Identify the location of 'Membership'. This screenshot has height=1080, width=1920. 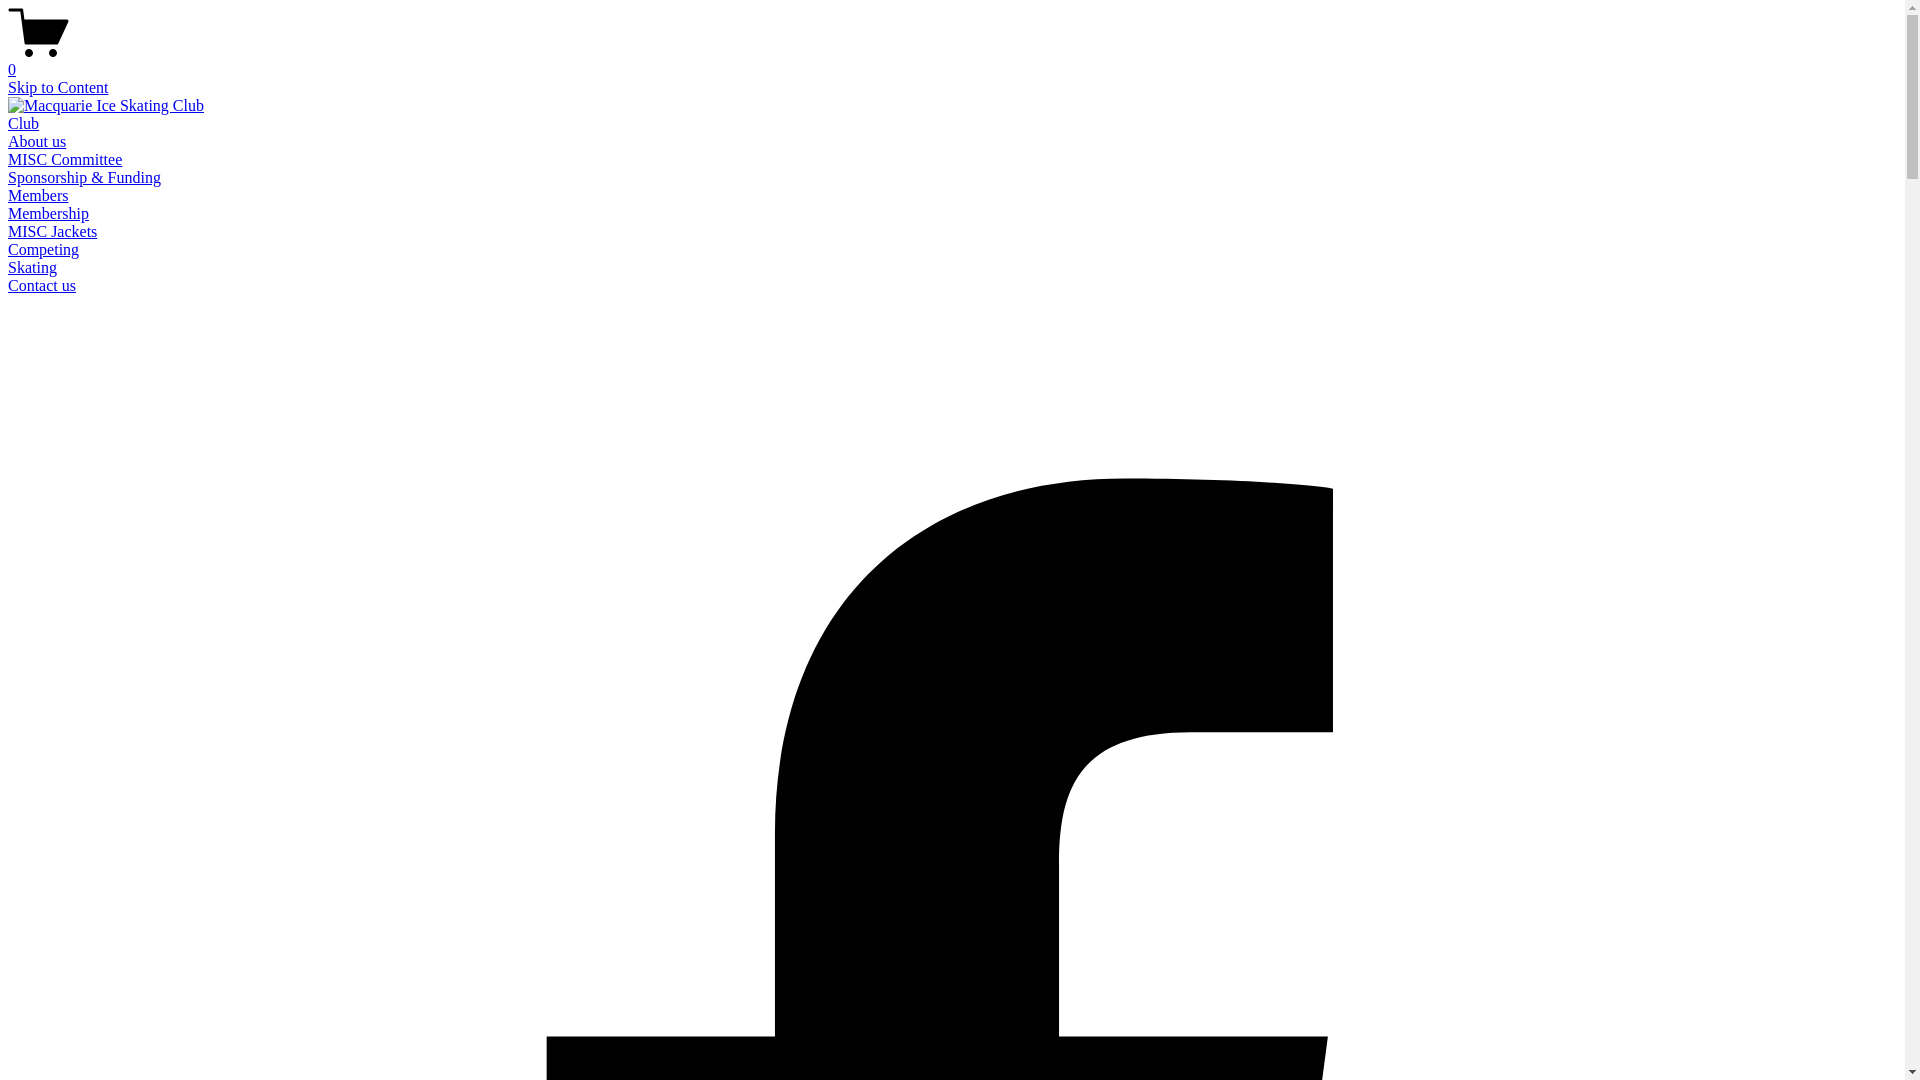
(48, 213).